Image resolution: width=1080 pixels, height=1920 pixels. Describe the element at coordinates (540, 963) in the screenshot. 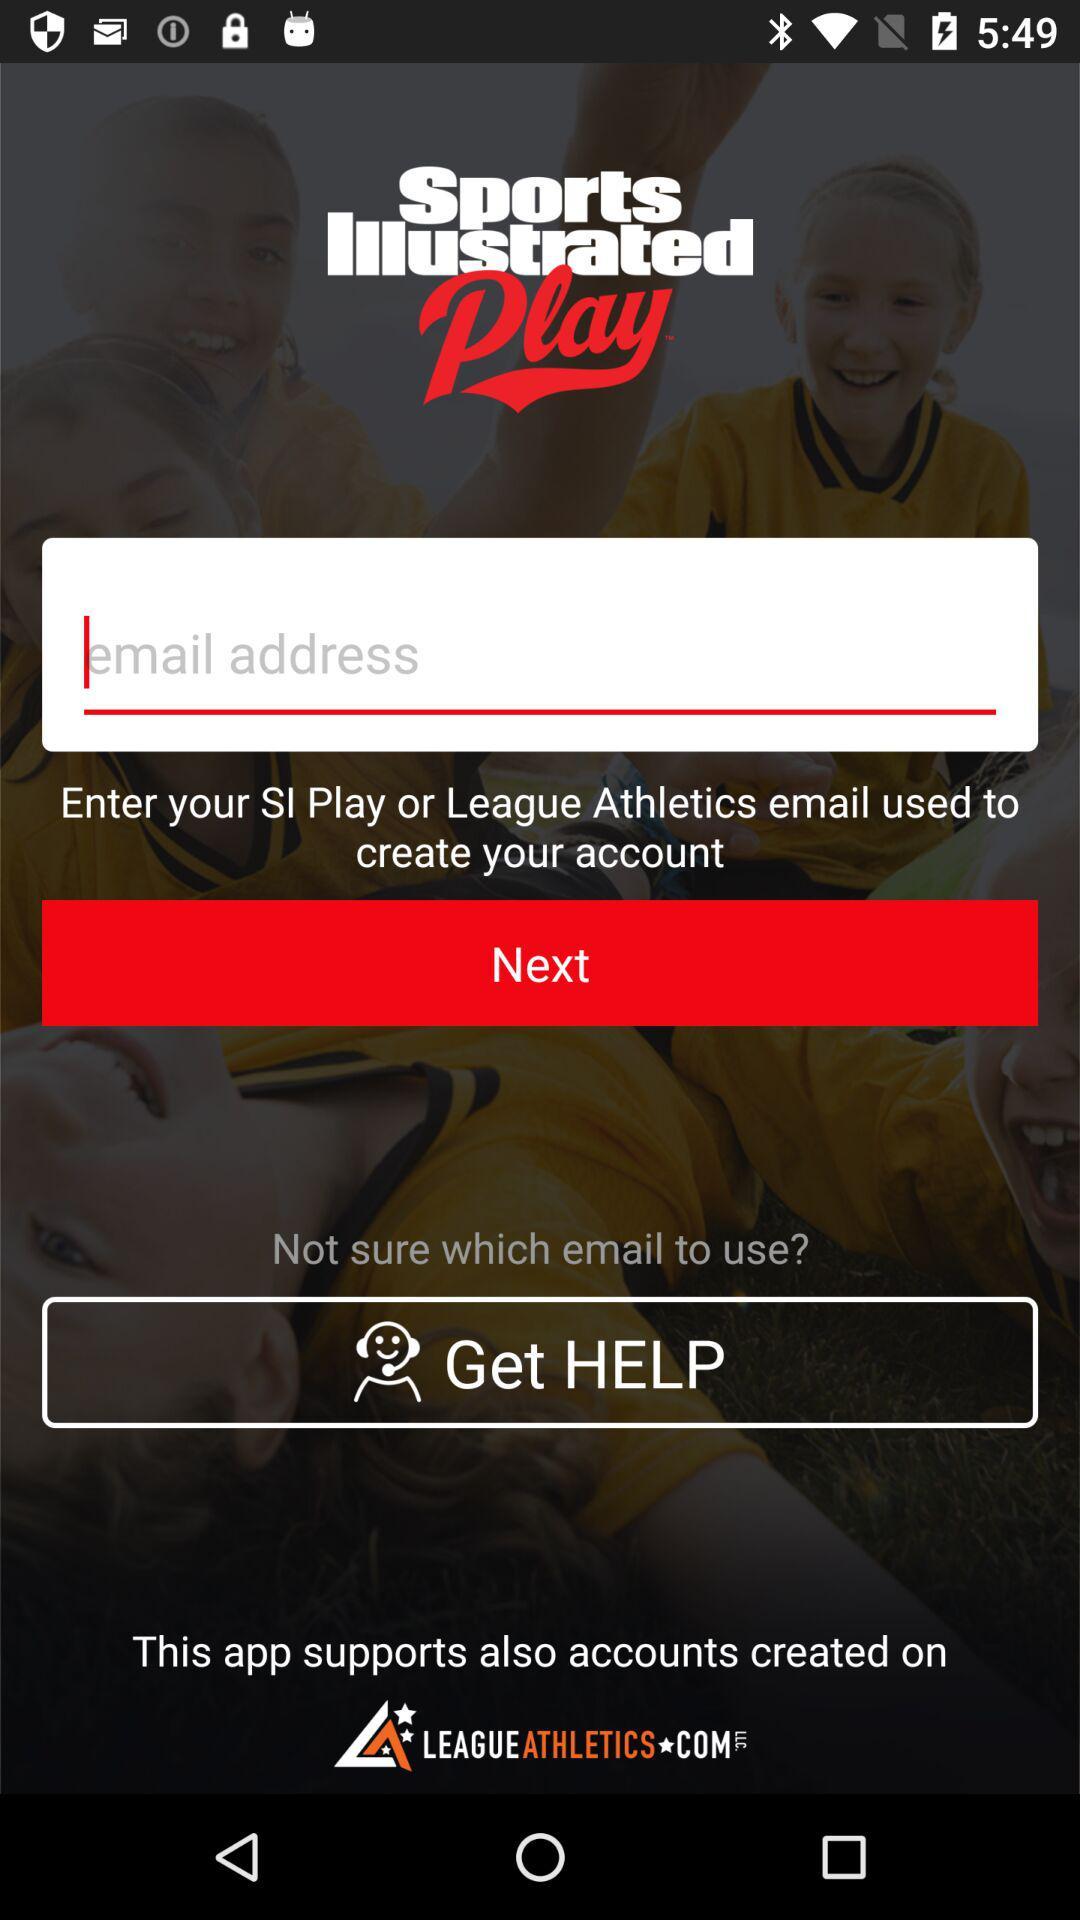

I see `the next icon` at that location.